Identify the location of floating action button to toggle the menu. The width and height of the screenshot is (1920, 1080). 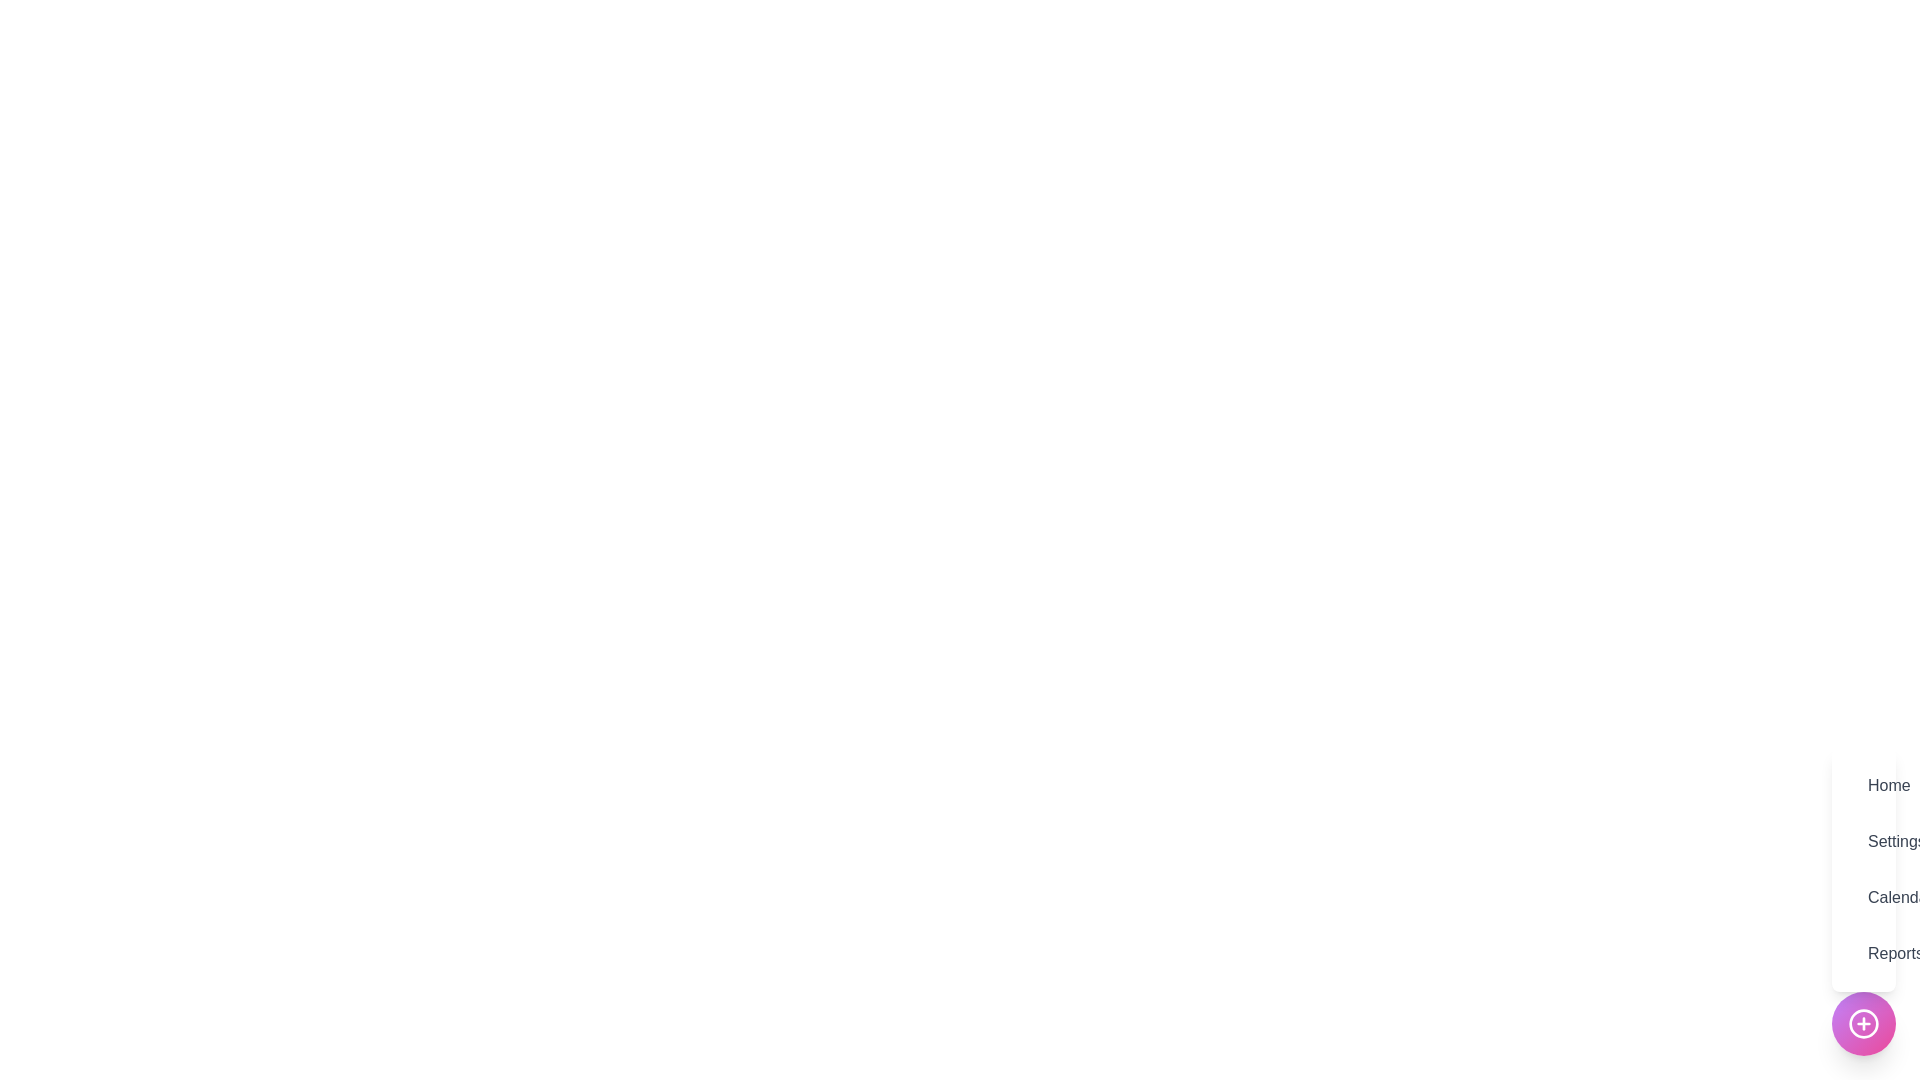
(1862, 1023).